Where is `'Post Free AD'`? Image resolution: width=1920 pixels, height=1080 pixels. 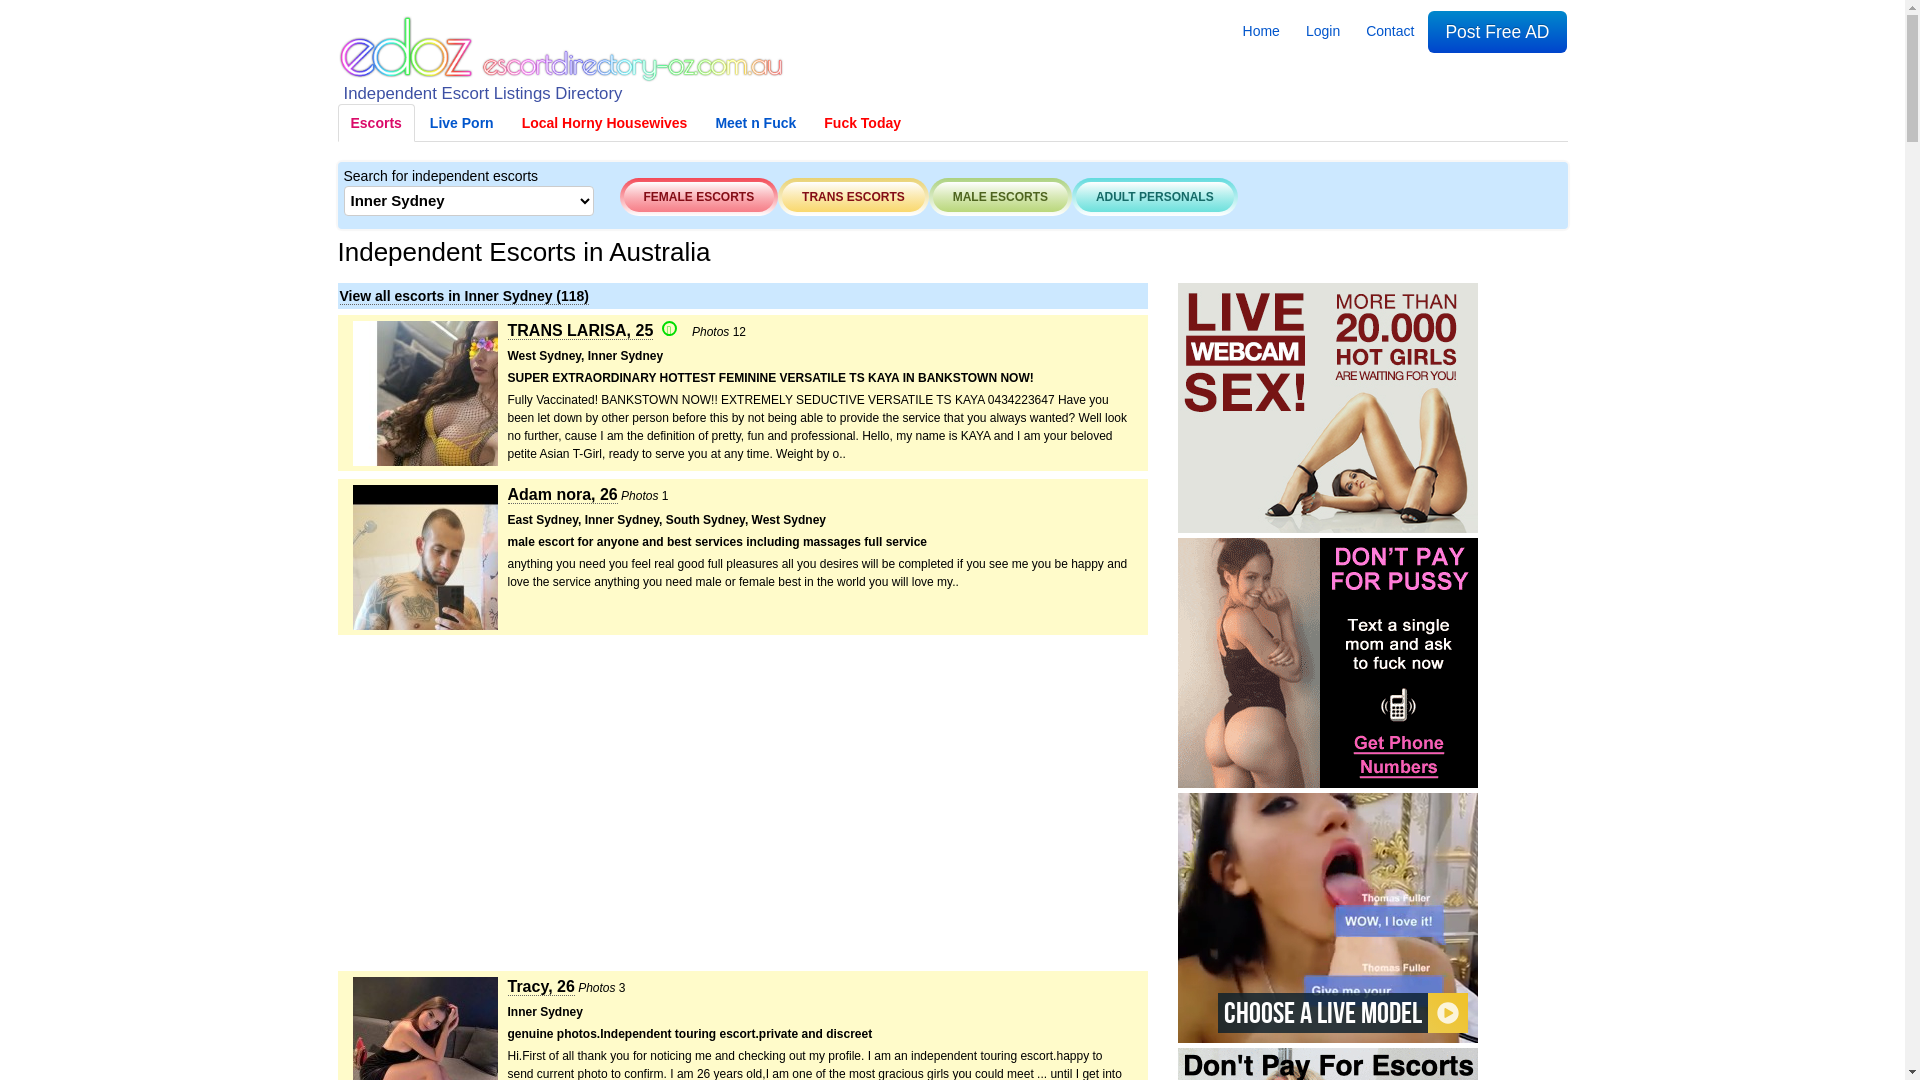
'Post Free AD' is located at coordinates (1497, 31).